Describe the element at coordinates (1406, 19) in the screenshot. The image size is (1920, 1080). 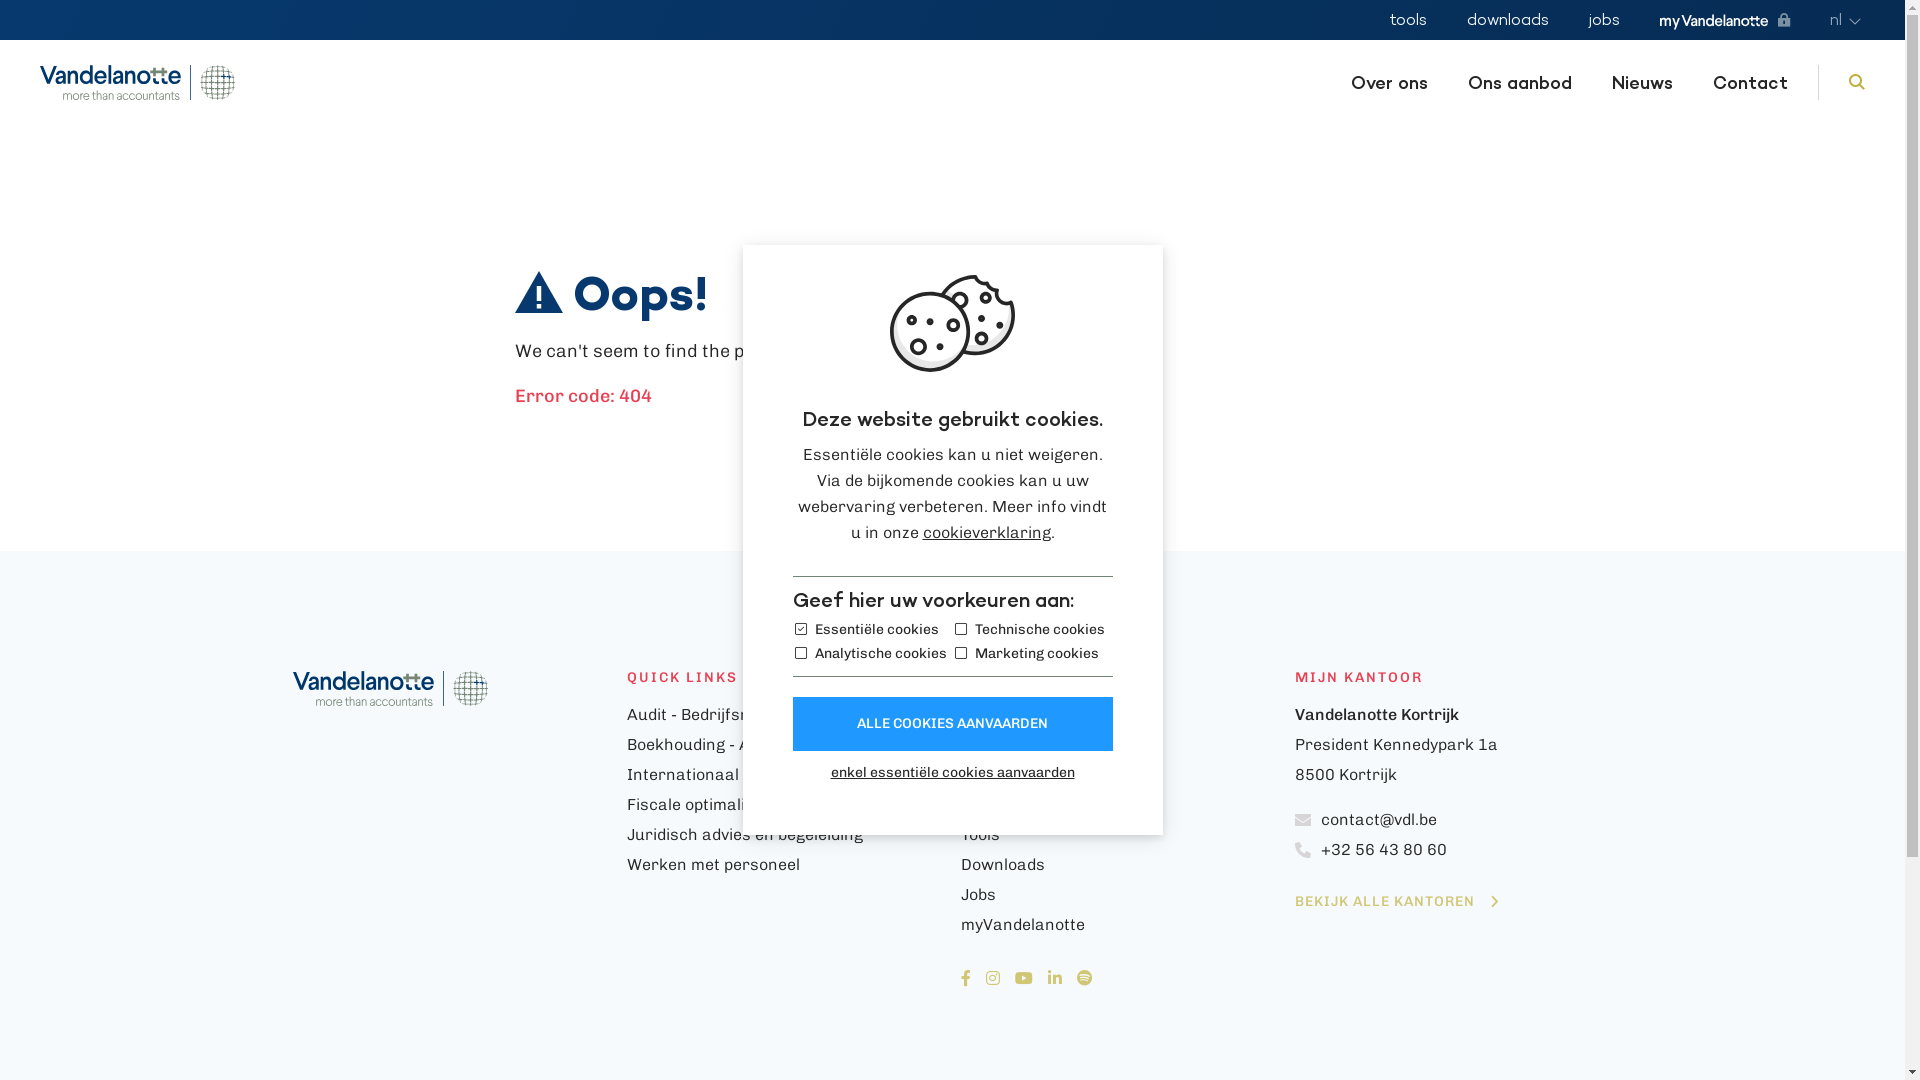
I see `'tools'` at that location.